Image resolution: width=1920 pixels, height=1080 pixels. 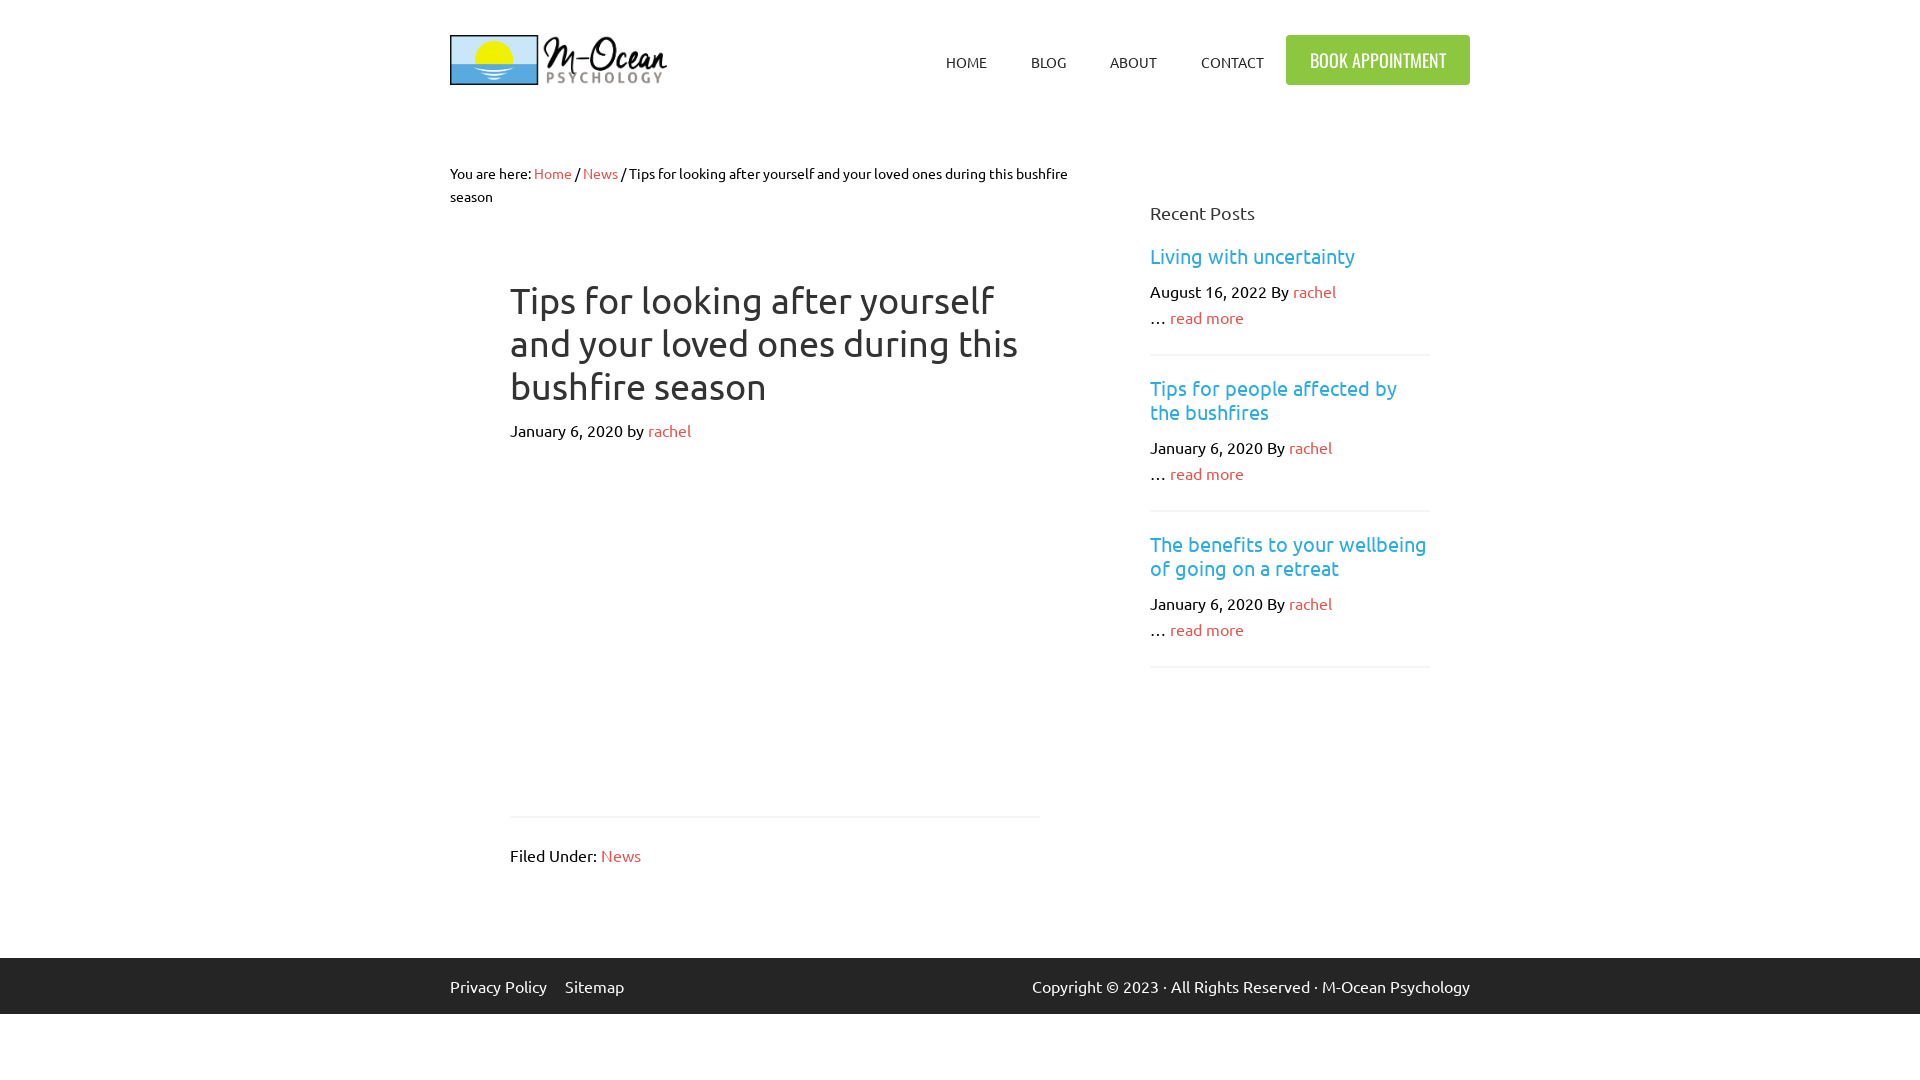 What do you see at coordinates (507, 985) in the screenshot?
I see `'Privacy Policy'` at bounding box center [507, 985].